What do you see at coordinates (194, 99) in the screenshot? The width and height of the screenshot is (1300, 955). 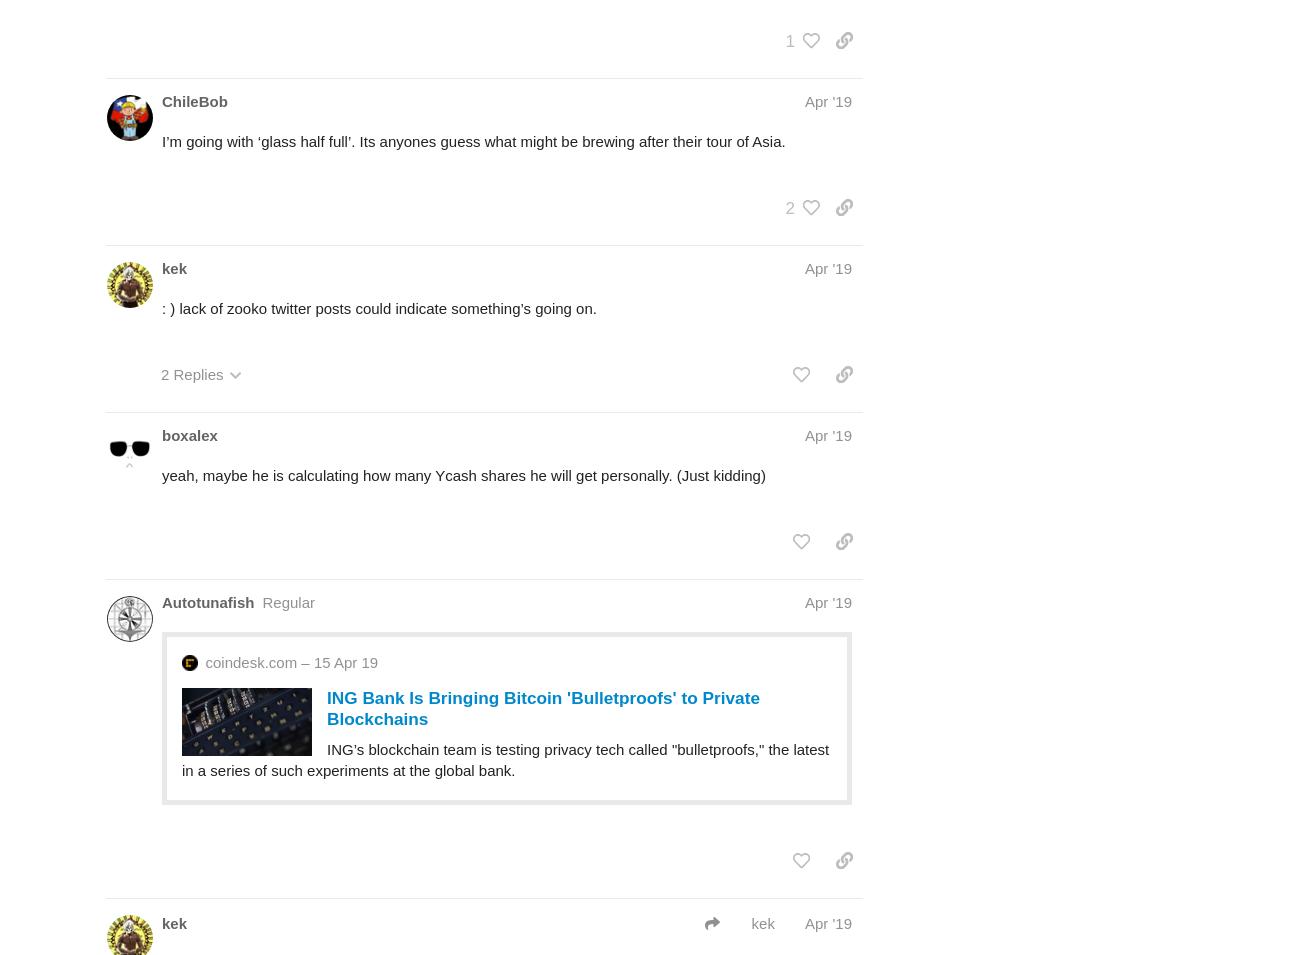 I see `'ChileBob'` at bounding box center [194, 99].